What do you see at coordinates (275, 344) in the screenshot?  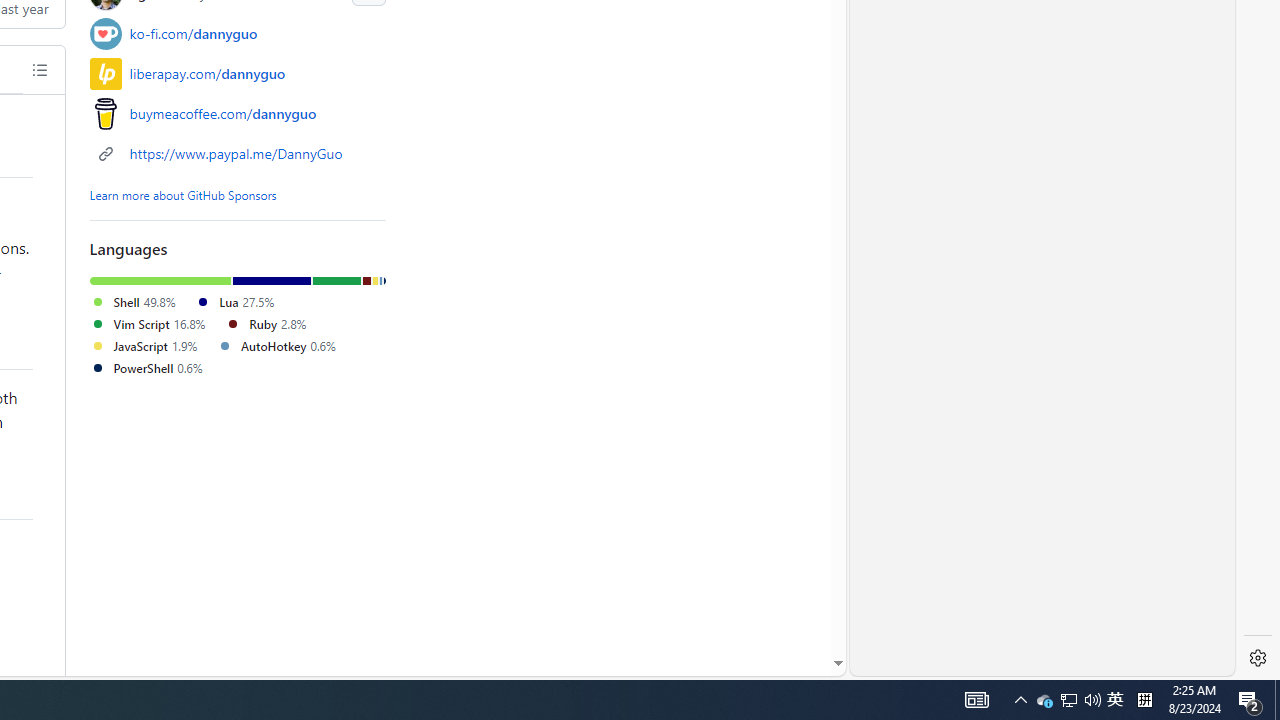 I see `'AutoHotkey 0.6%'` at bounding box center [275, 344].